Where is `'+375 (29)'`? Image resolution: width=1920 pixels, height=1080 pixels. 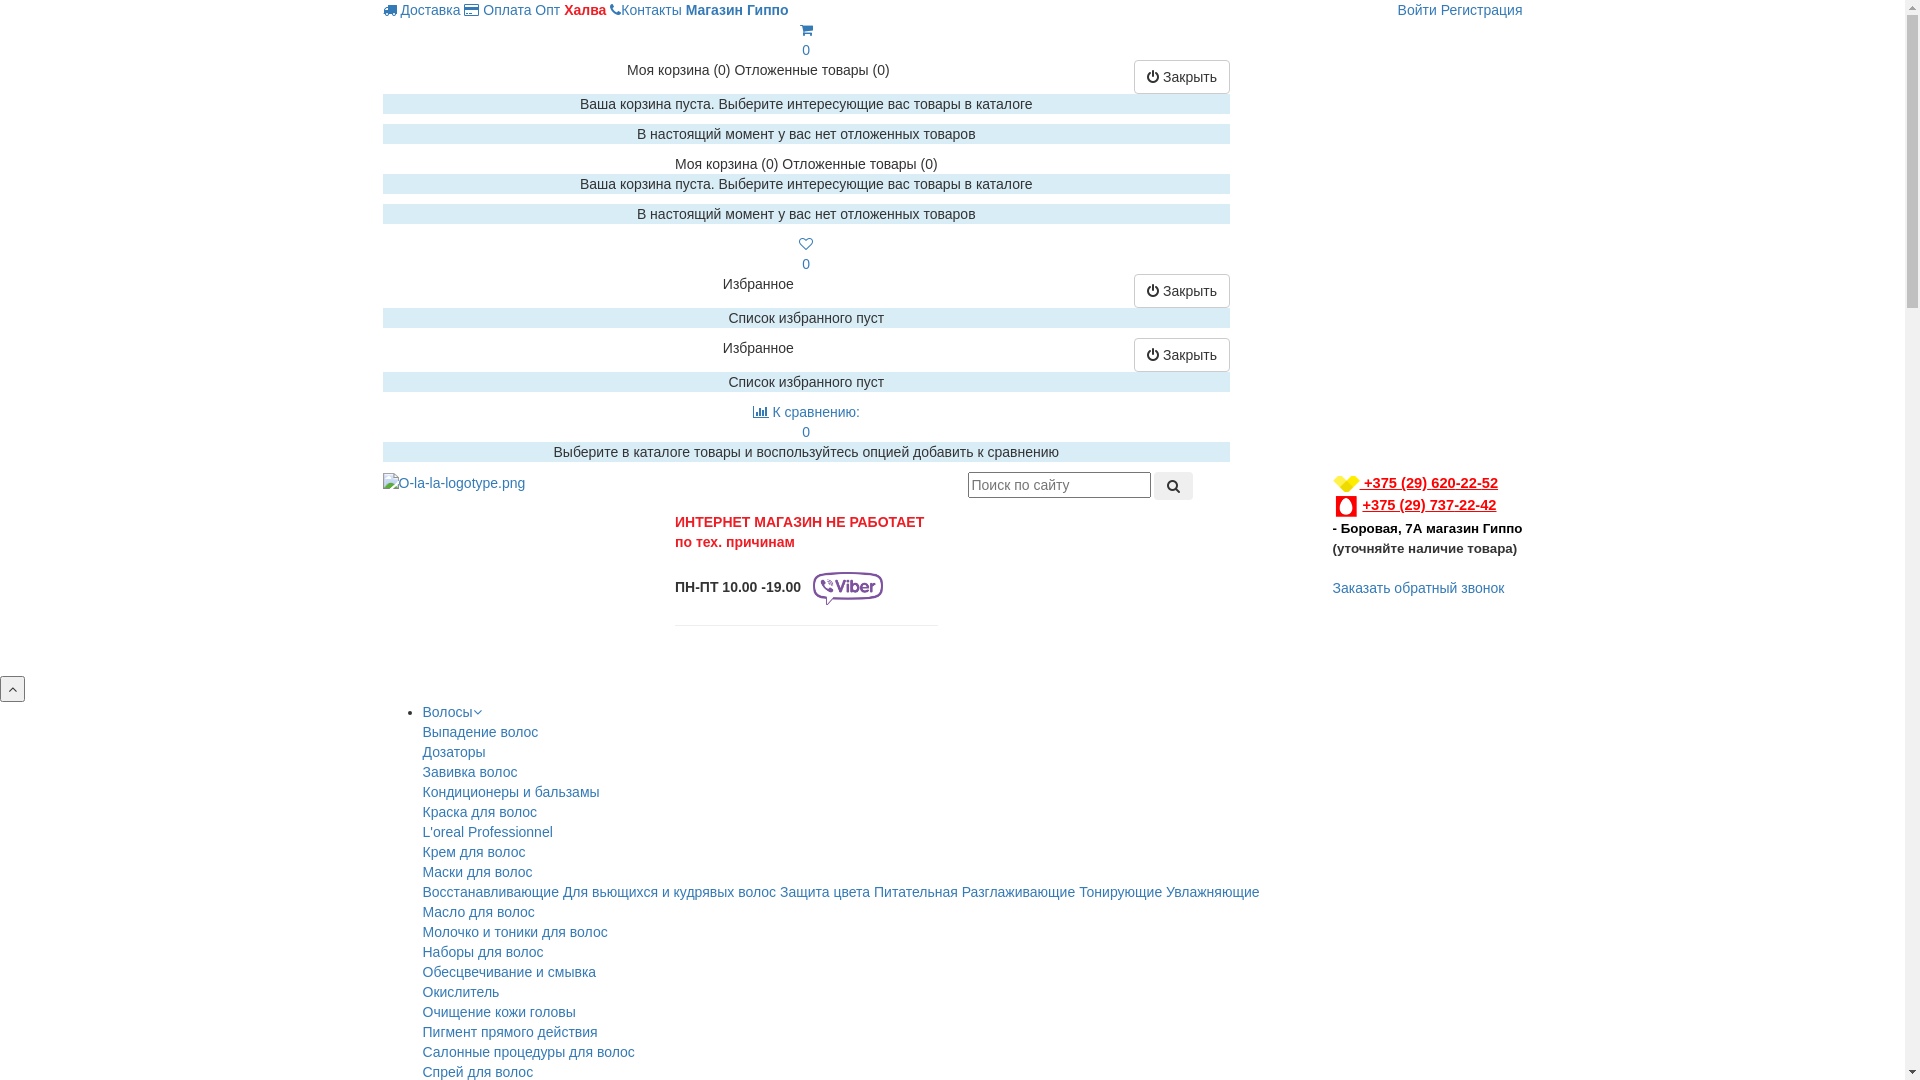 '+375 (29)' is located at coordinates (1378, 504).